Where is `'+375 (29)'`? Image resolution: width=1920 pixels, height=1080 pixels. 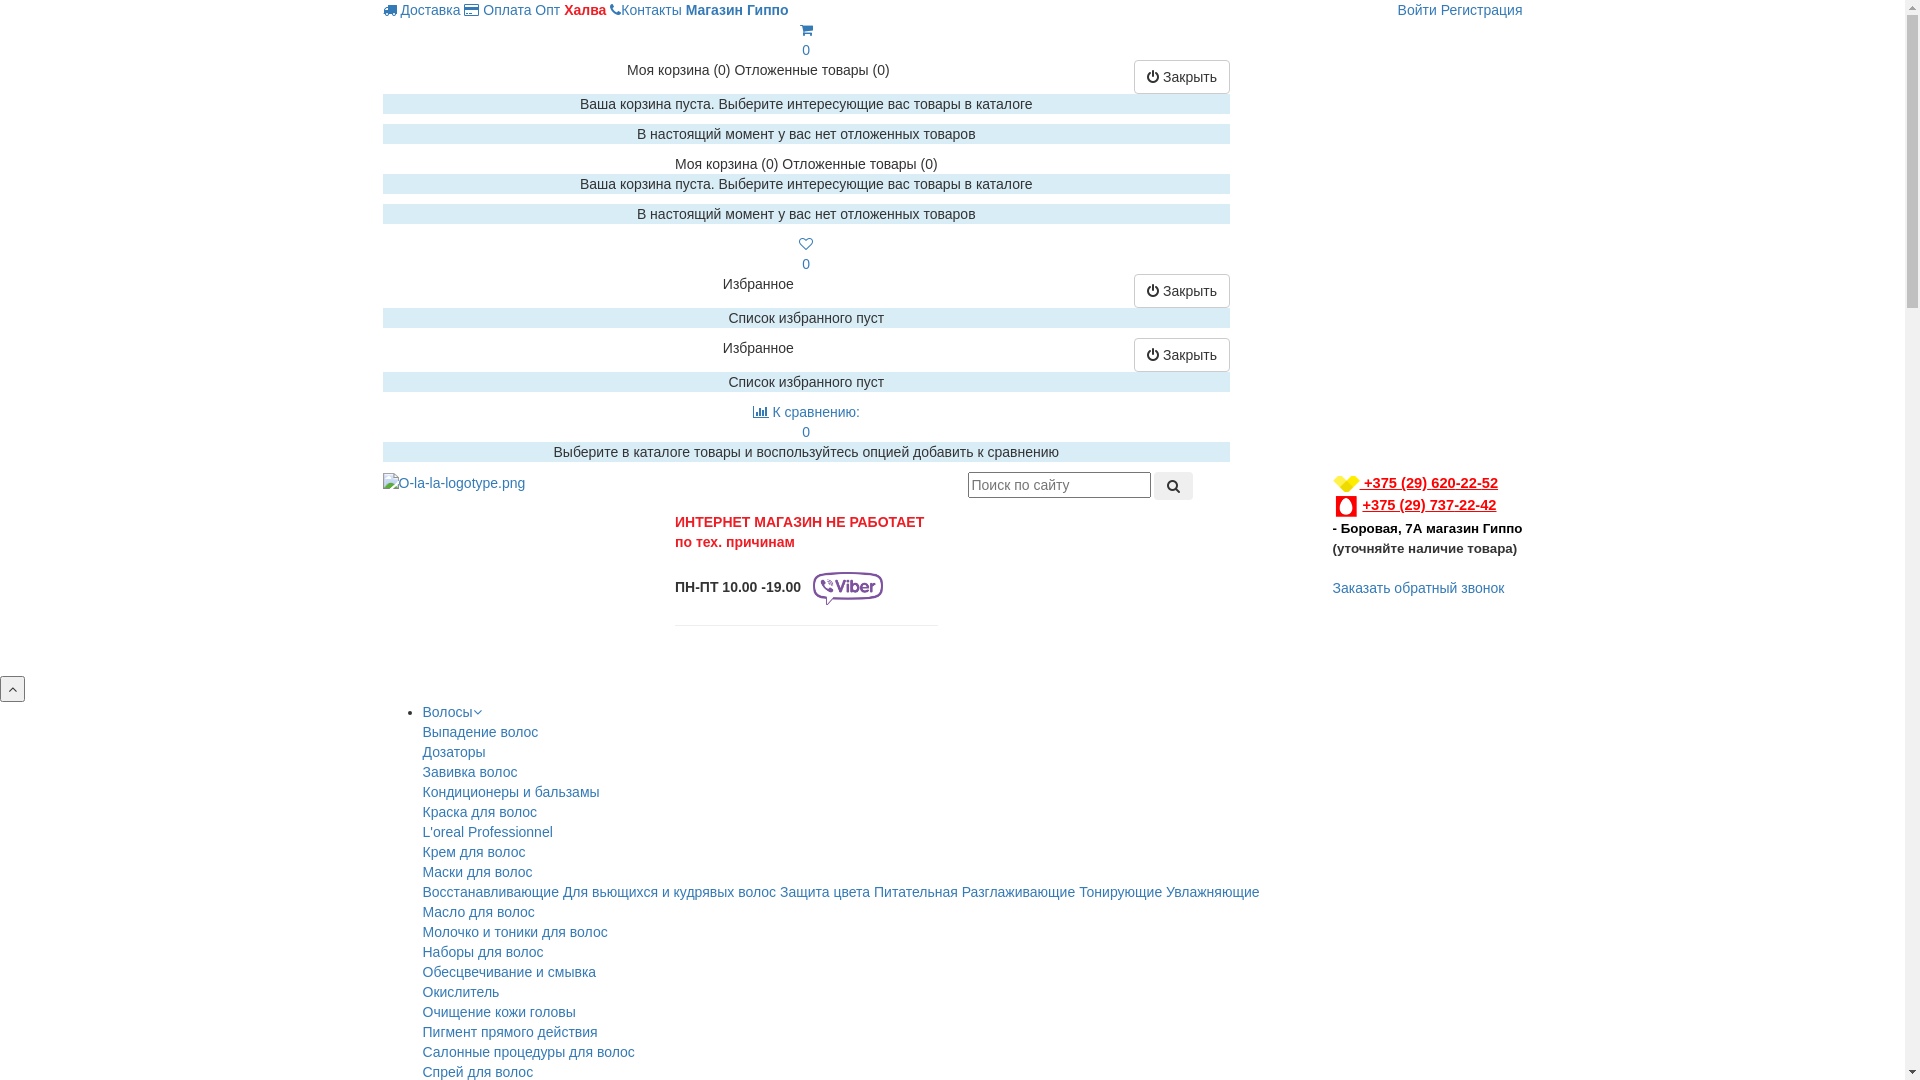 '+375 (29)' is located at coordinates (1378, 504).